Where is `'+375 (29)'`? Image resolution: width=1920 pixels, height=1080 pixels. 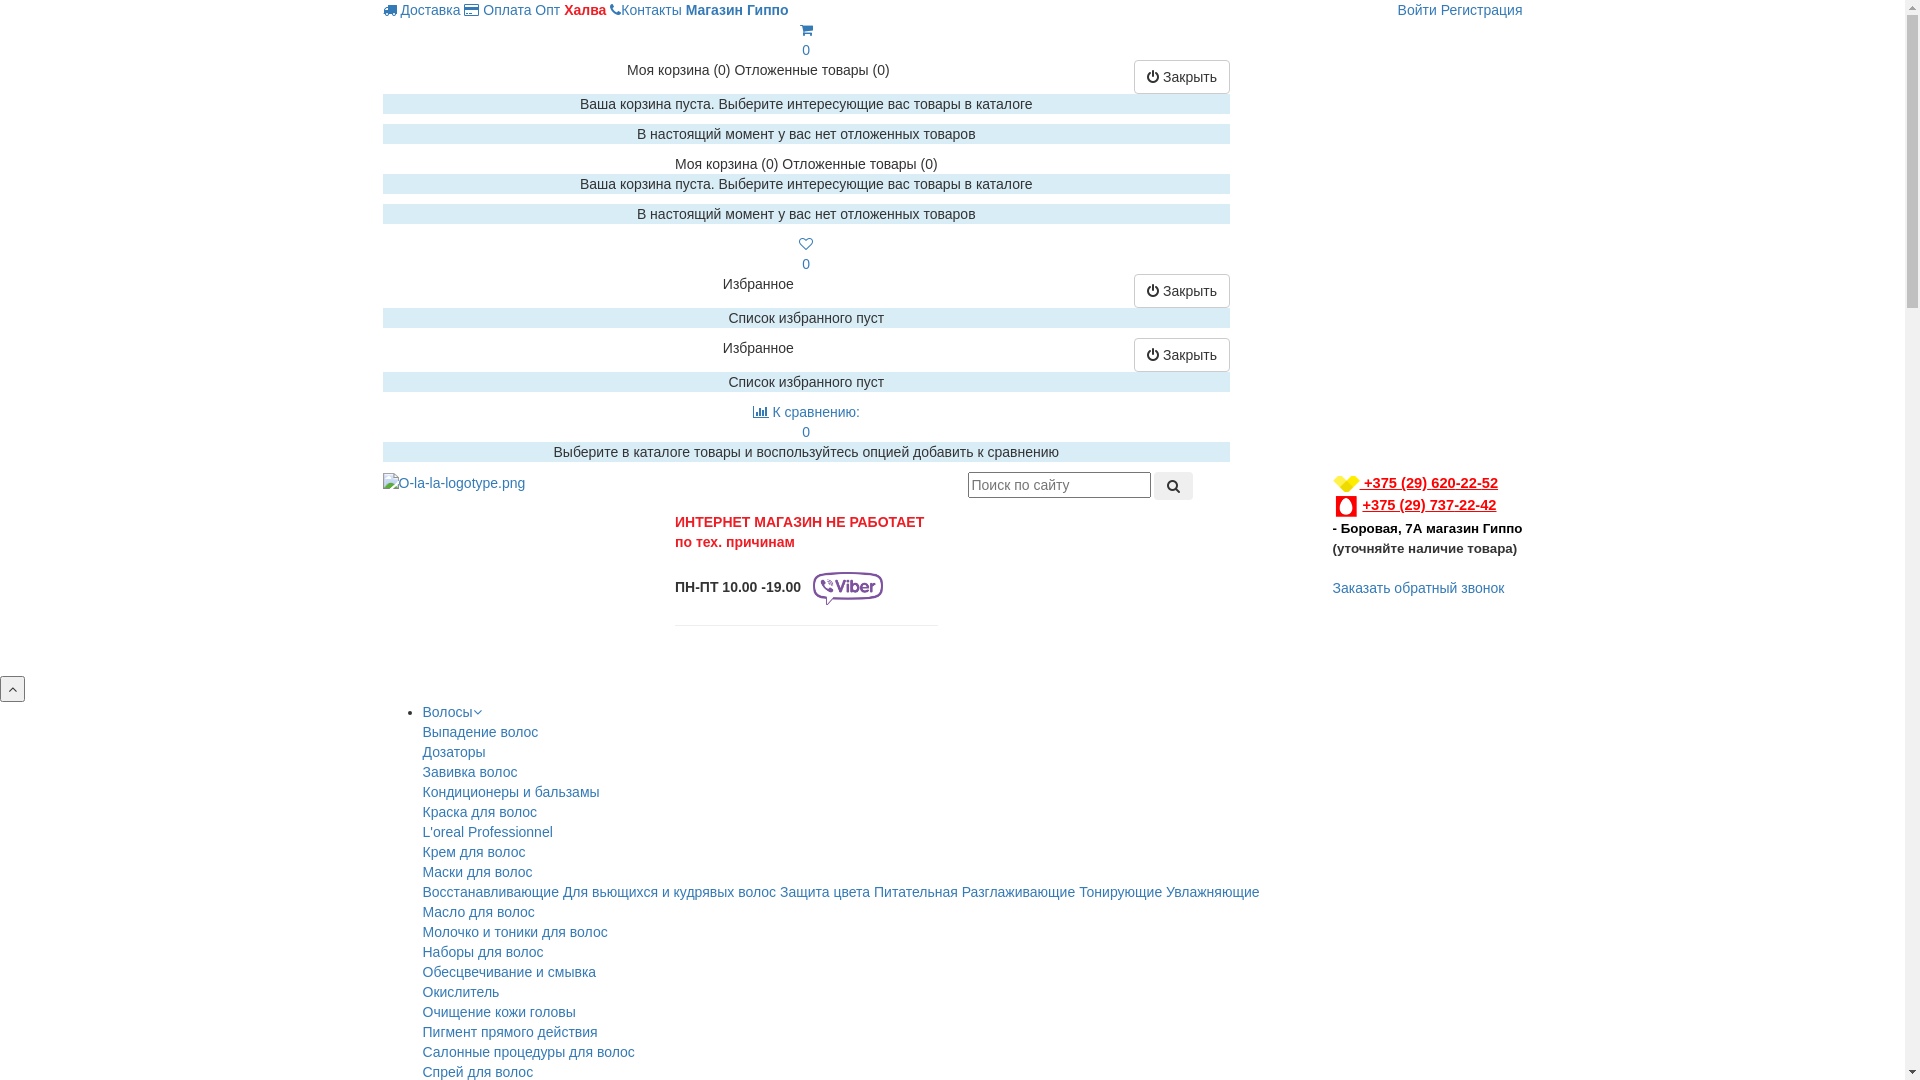 '+375 (29)' is located at coordinates (1378, 504).